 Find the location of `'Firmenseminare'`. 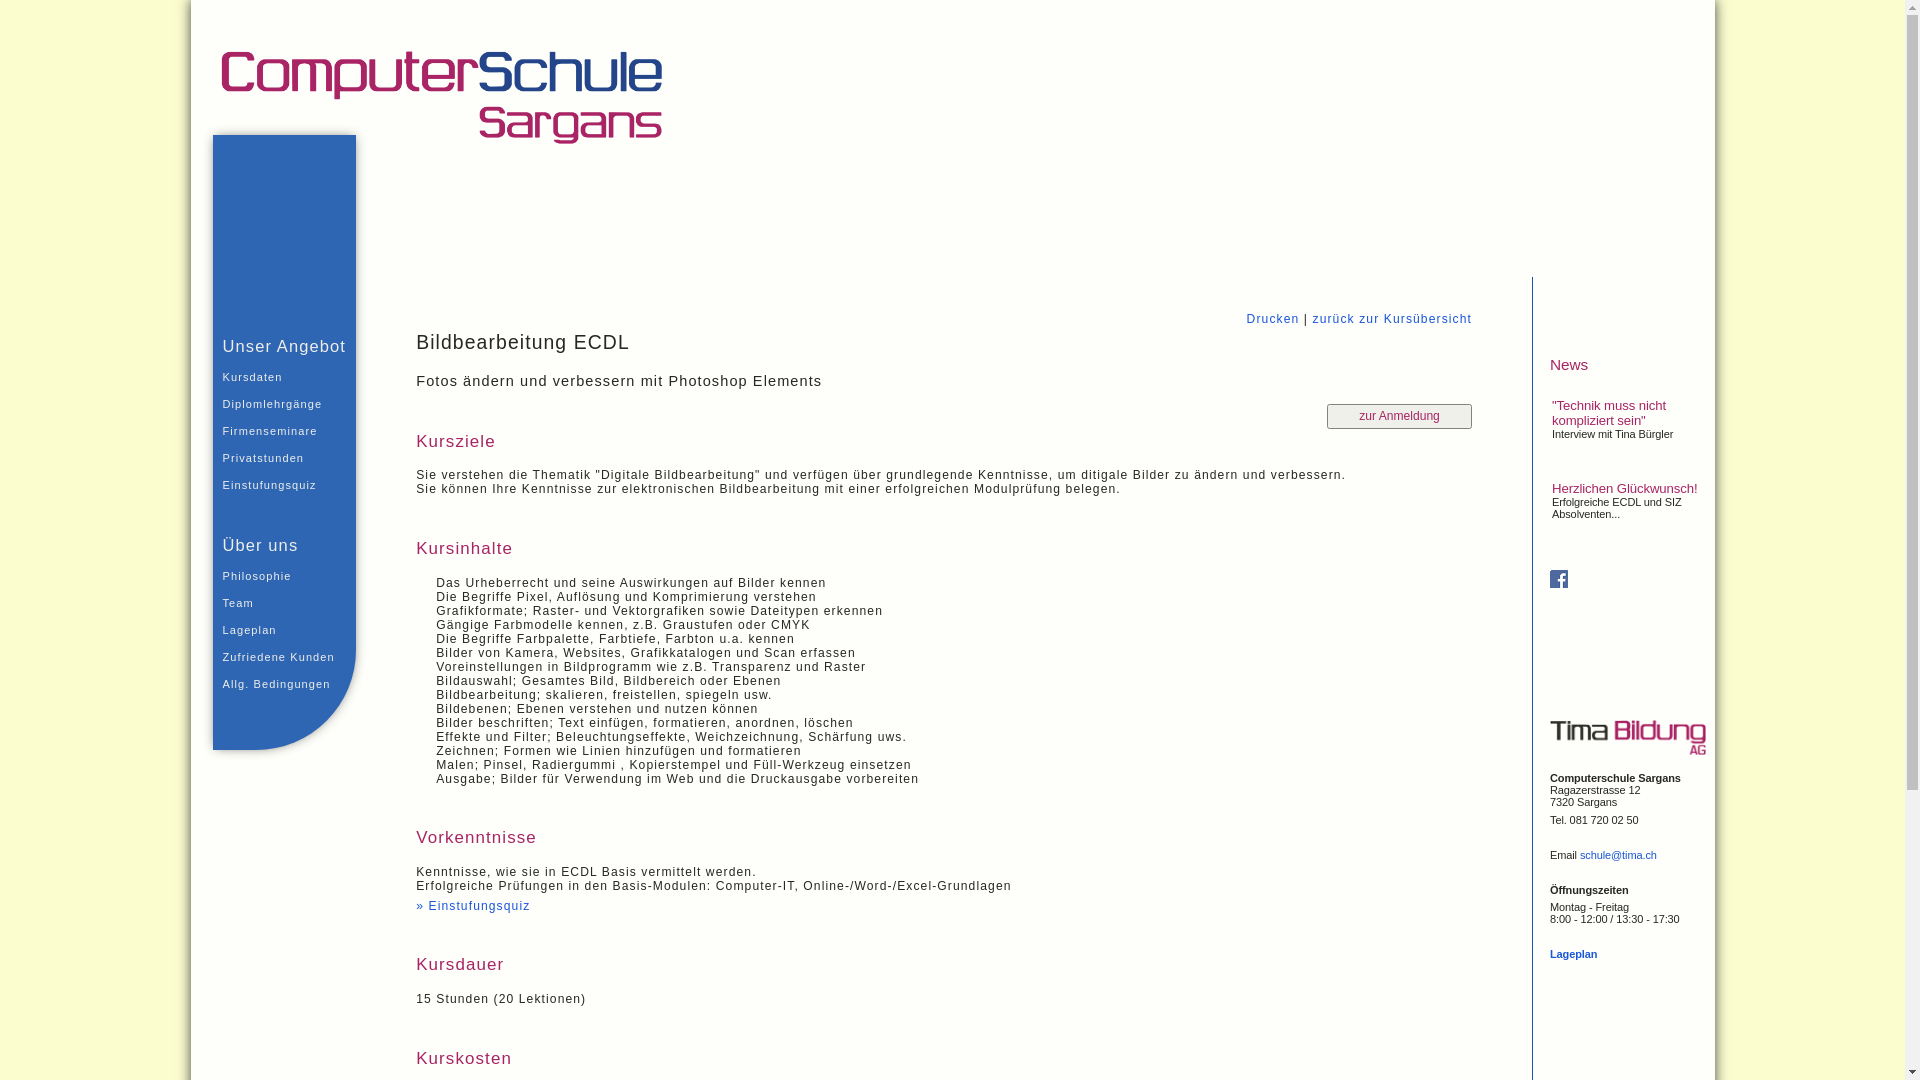

'Firmenseminare' is located at coordinates (211, 430).